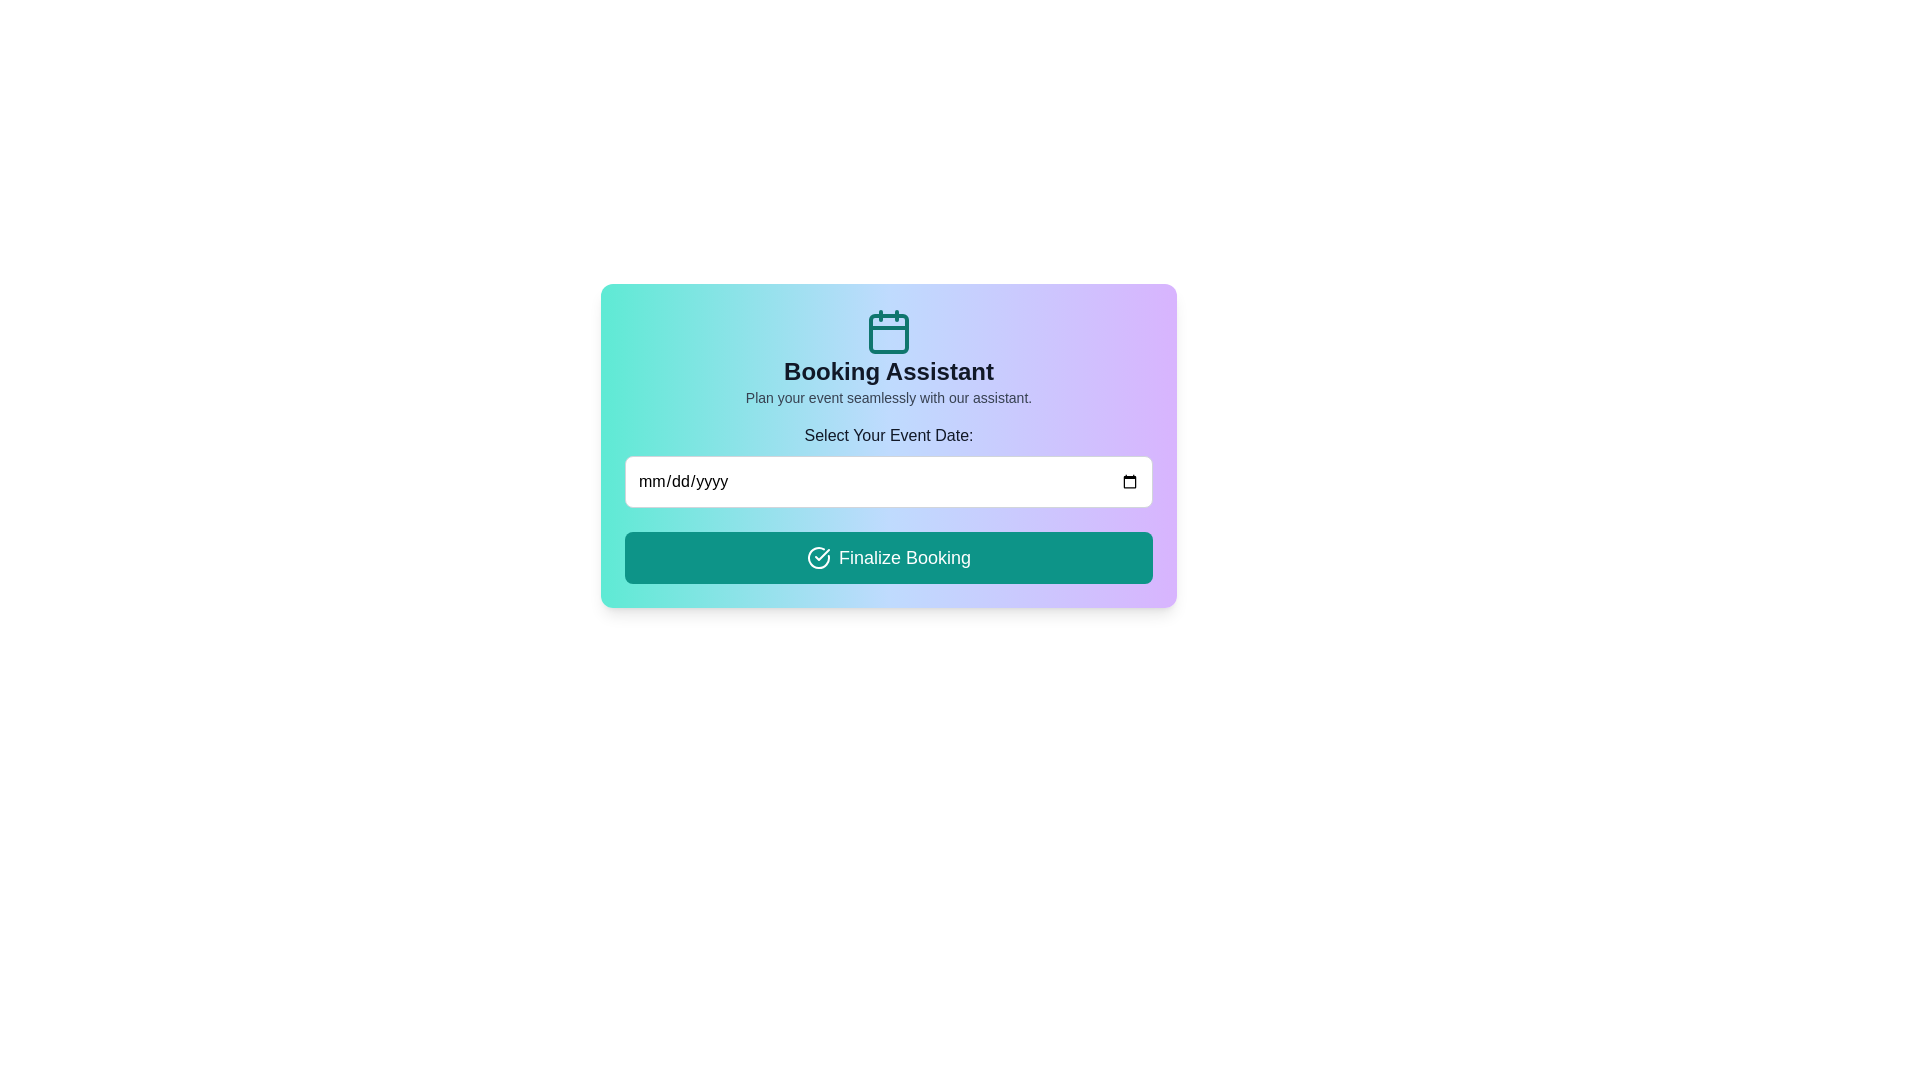 Image resolution: width=1920 pixels, height=1080 pixels. What do you see at coordinates (887, 357) in the screenshot?
I see `the informational header block titled 'Booking Assistant' which contains a subtitle and is positioned below a calendar icon` at bounding box center [887, 357].